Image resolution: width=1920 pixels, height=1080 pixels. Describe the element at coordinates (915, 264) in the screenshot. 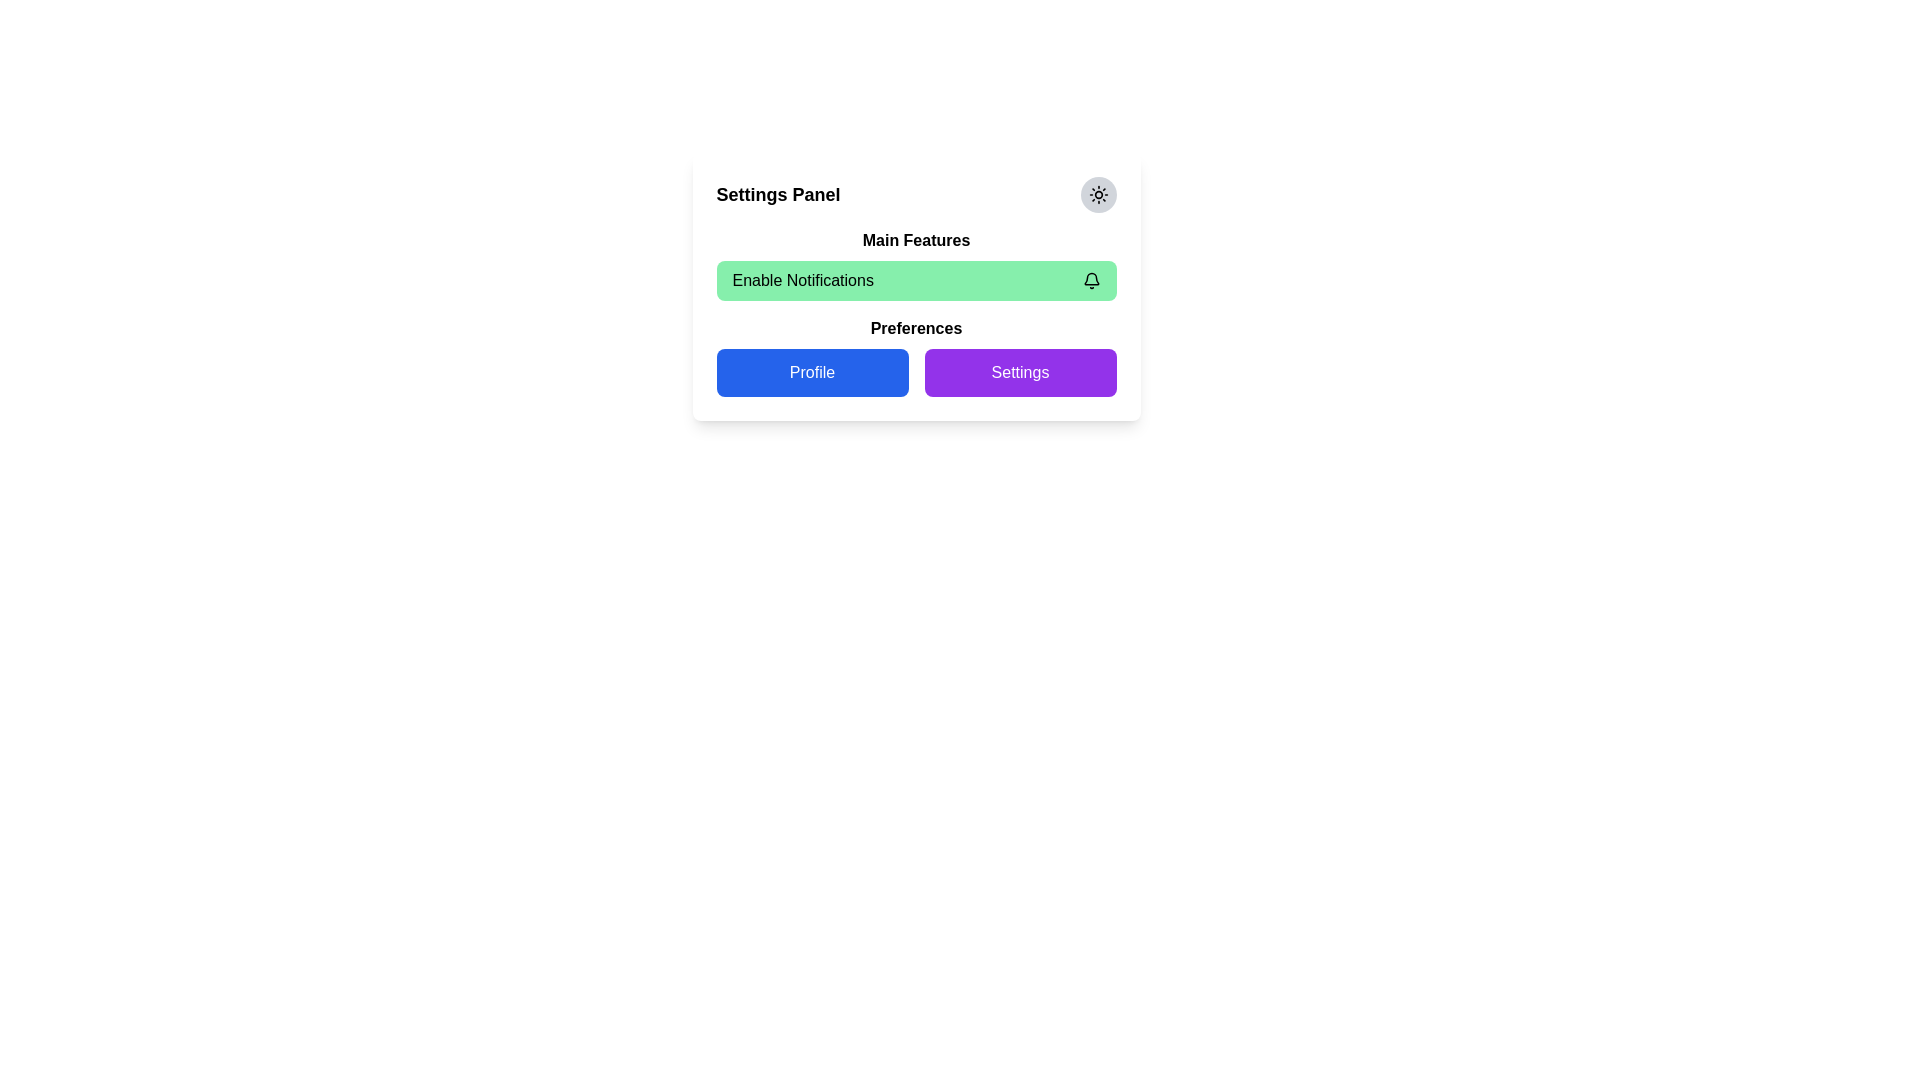

I see `the green button labeled 'Enable Notifications' with a bell icon, located under the 'Main Features' section in the 'Settings Panel.'` at that location.